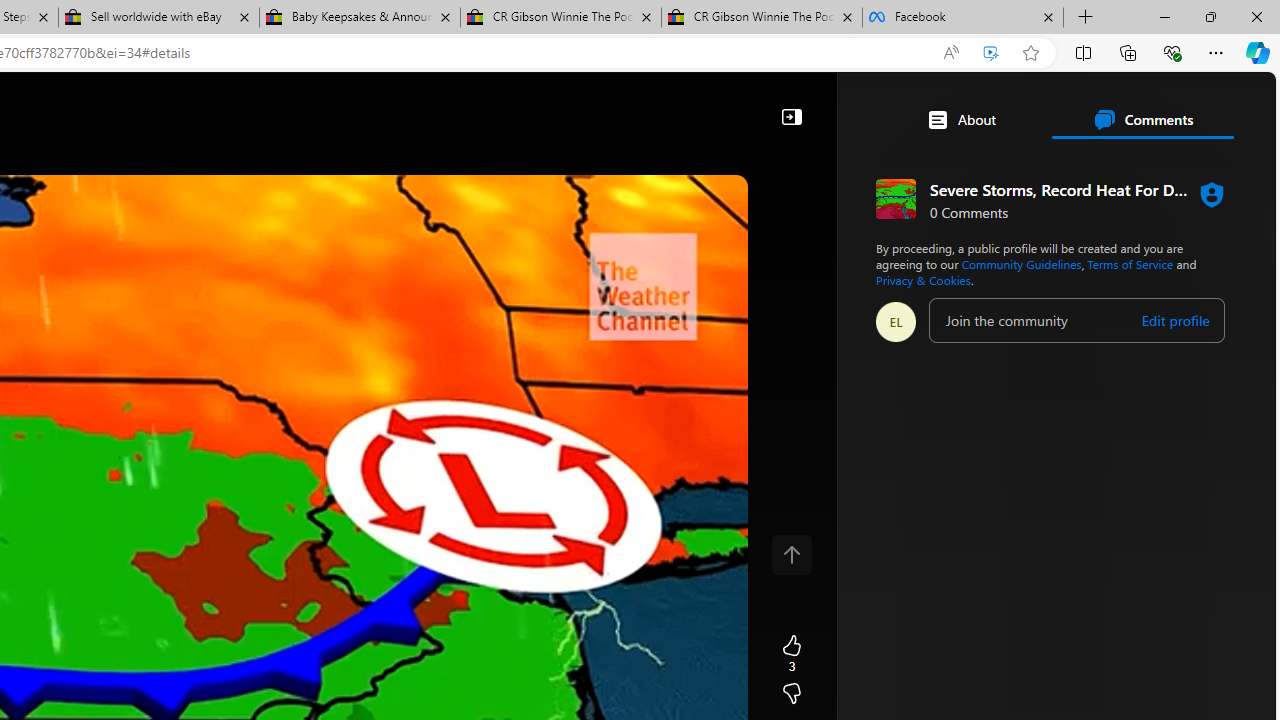  What do you see at coordinates (1175, 320) in the screenshot?
I see `'Edit profile'` at bounding box center [1175, 320].